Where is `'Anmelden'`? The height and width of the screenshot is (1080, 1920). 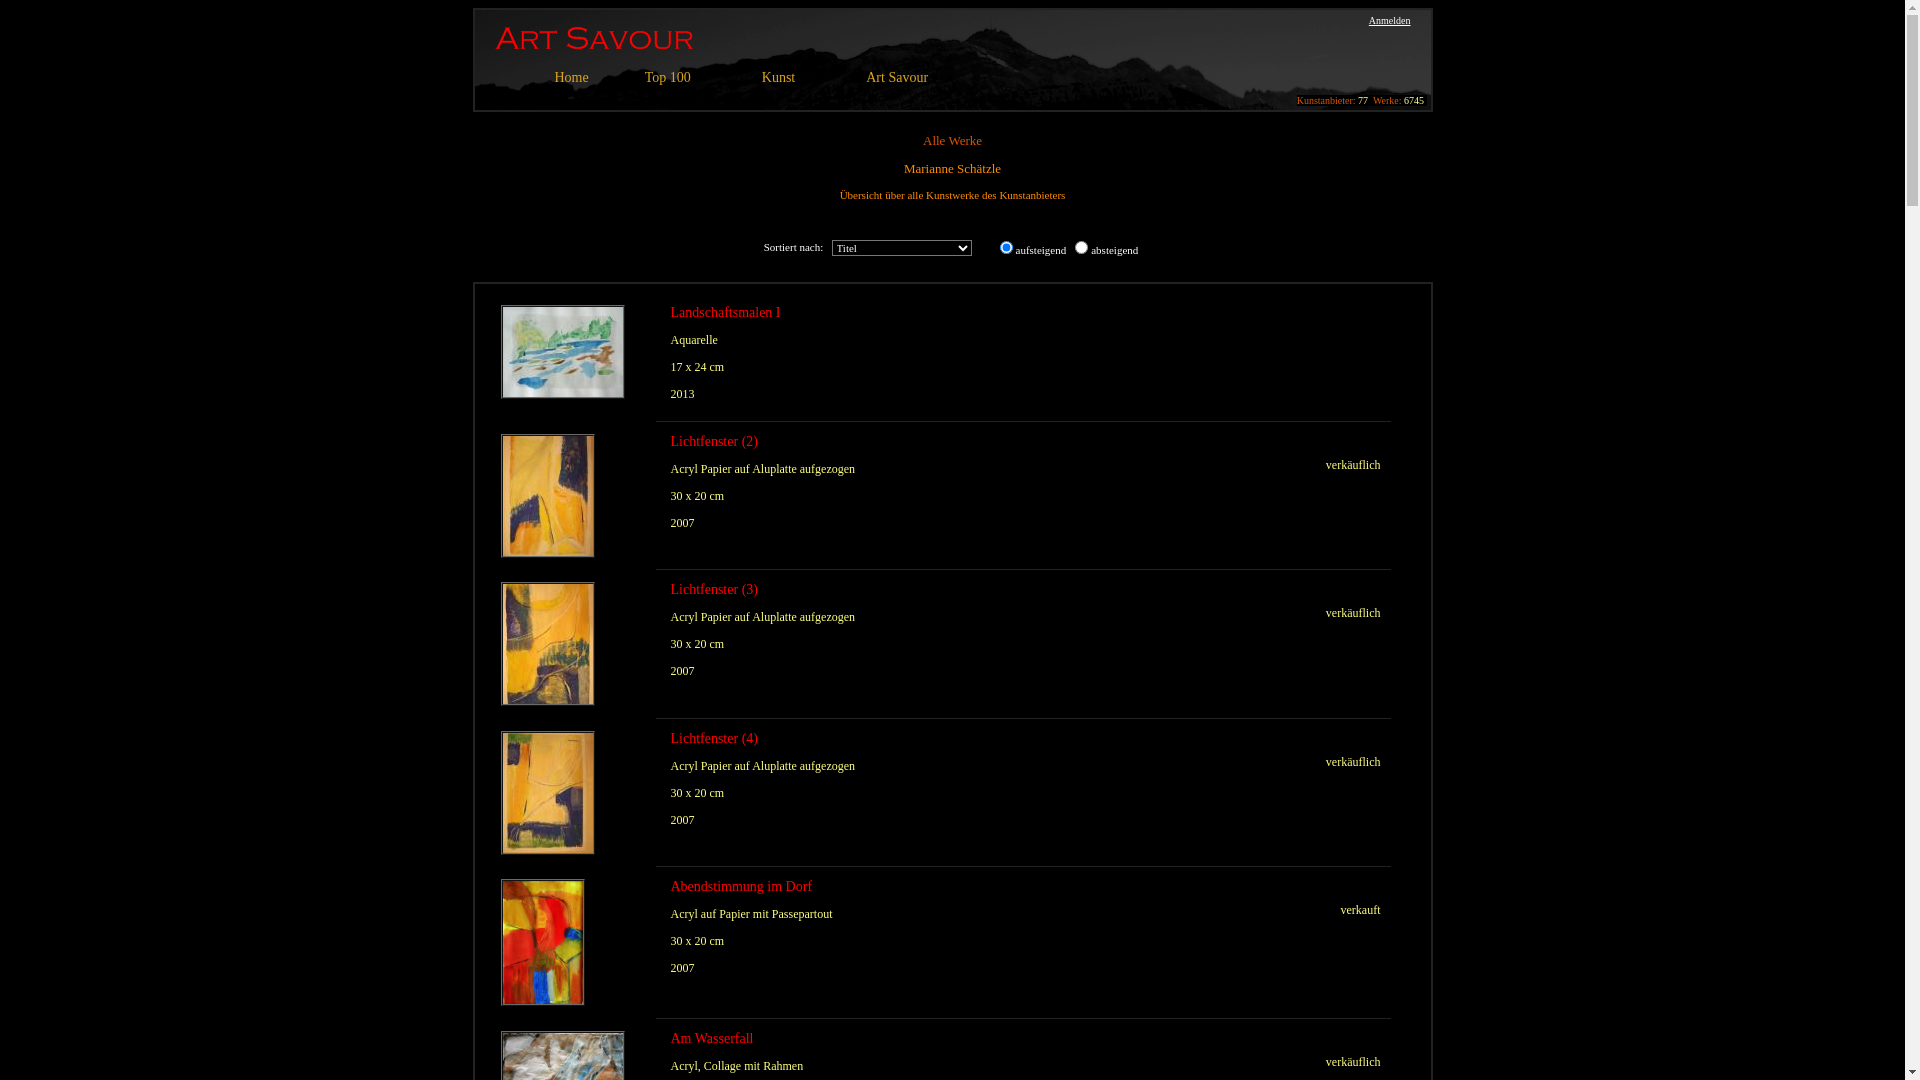
'Anmelden' is located at coordinates (1389, 20).